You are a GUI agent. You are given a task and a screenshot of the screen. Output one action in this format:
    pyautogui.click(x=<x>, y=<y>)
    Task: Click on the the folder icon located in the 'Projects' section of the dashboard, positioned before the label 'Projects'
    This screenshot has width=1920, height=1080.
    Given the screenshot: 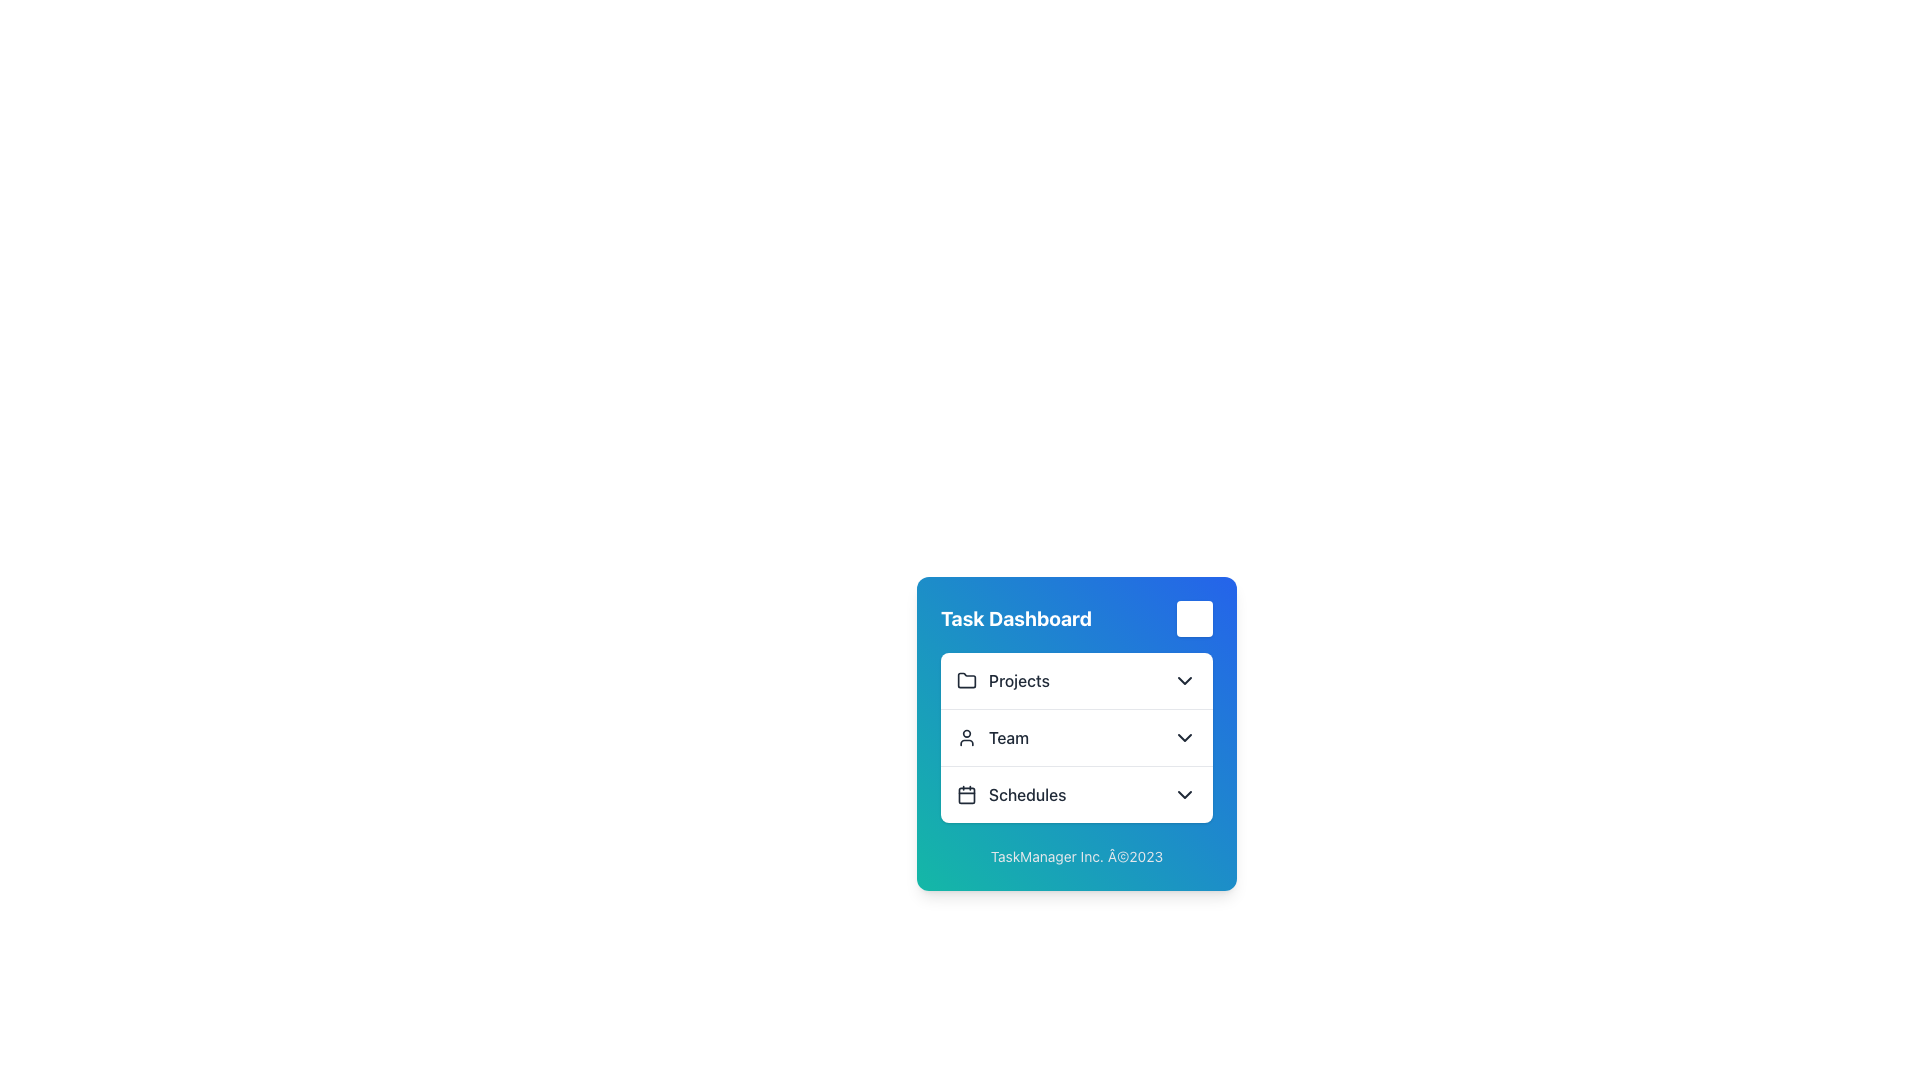 What is the action you would take?
    pyautogui.click(x=966, y=678)
    